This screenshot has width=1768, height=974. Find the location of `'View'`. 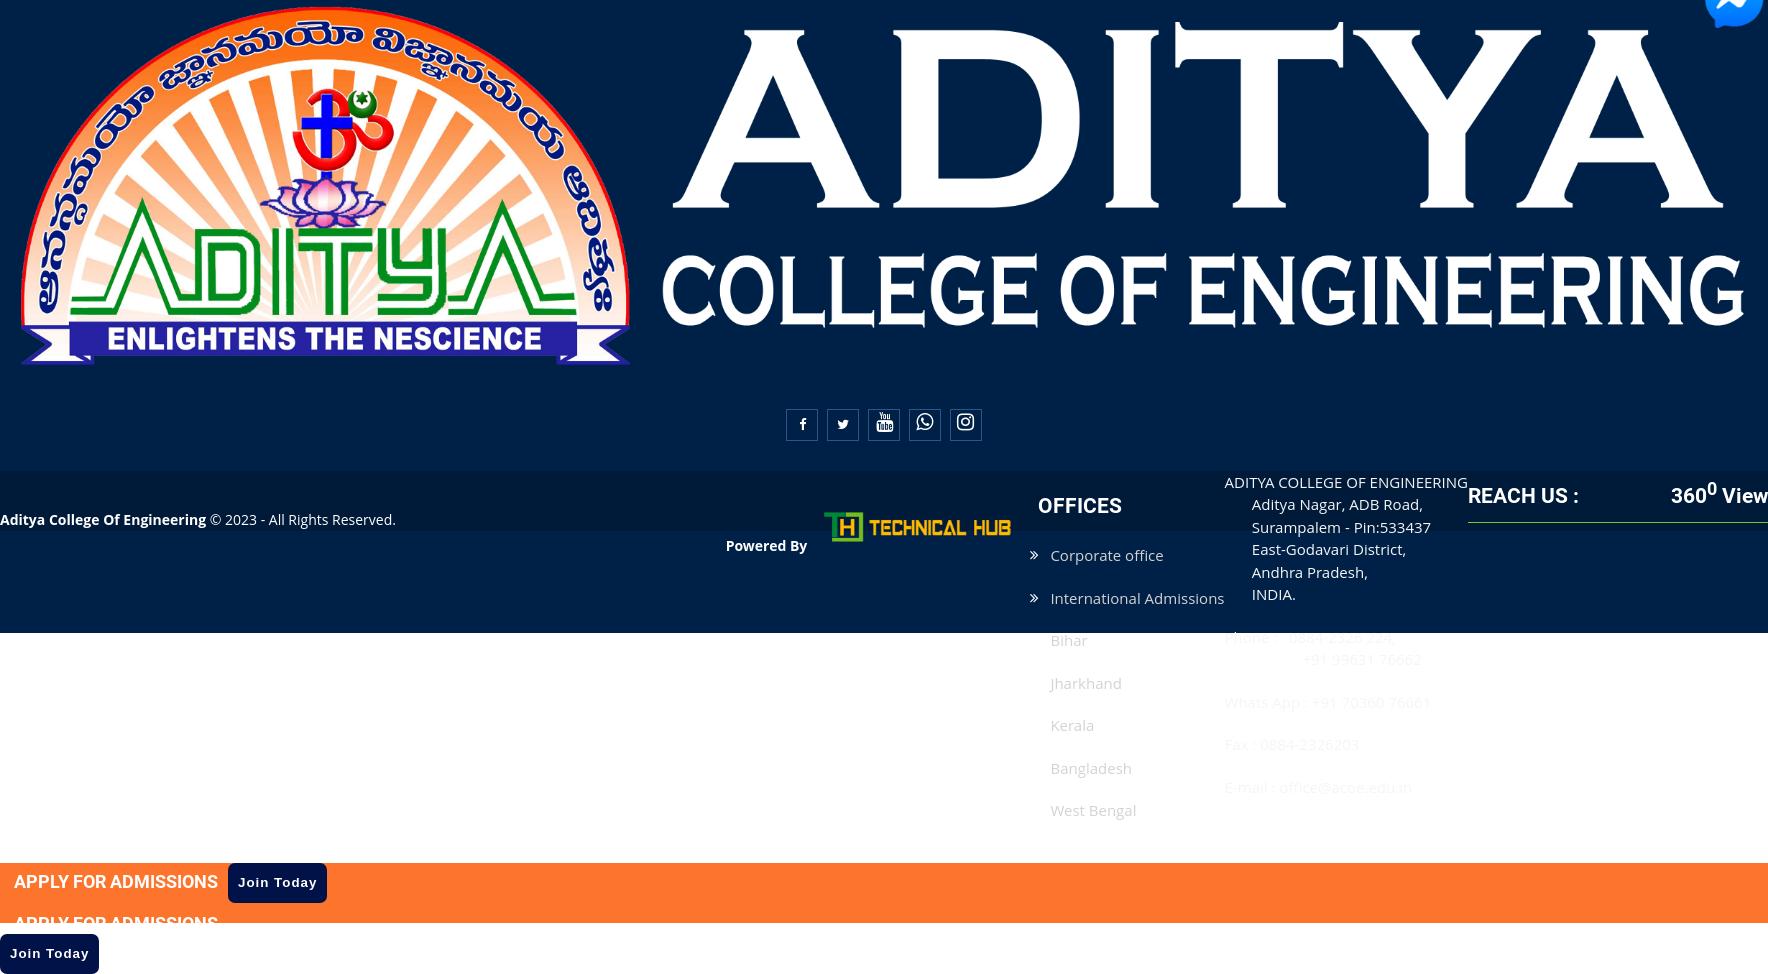

'View' is located at coordinates (1742, 494).